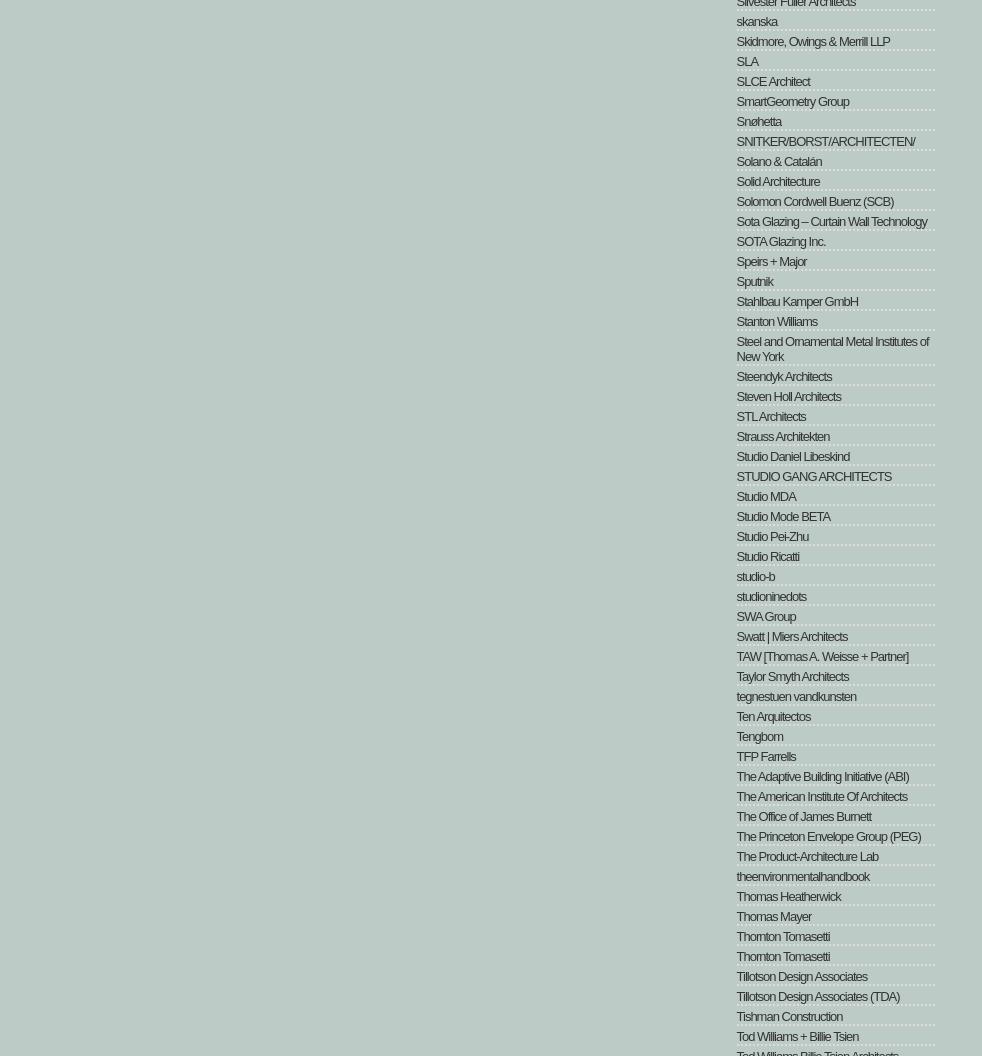 The width and height of the screenshot is (982, 1056). Describe the element at coordinates (822, 775) in the screenshot. I see `'The Adaptive Building Initiative (ABI)'` at that location.